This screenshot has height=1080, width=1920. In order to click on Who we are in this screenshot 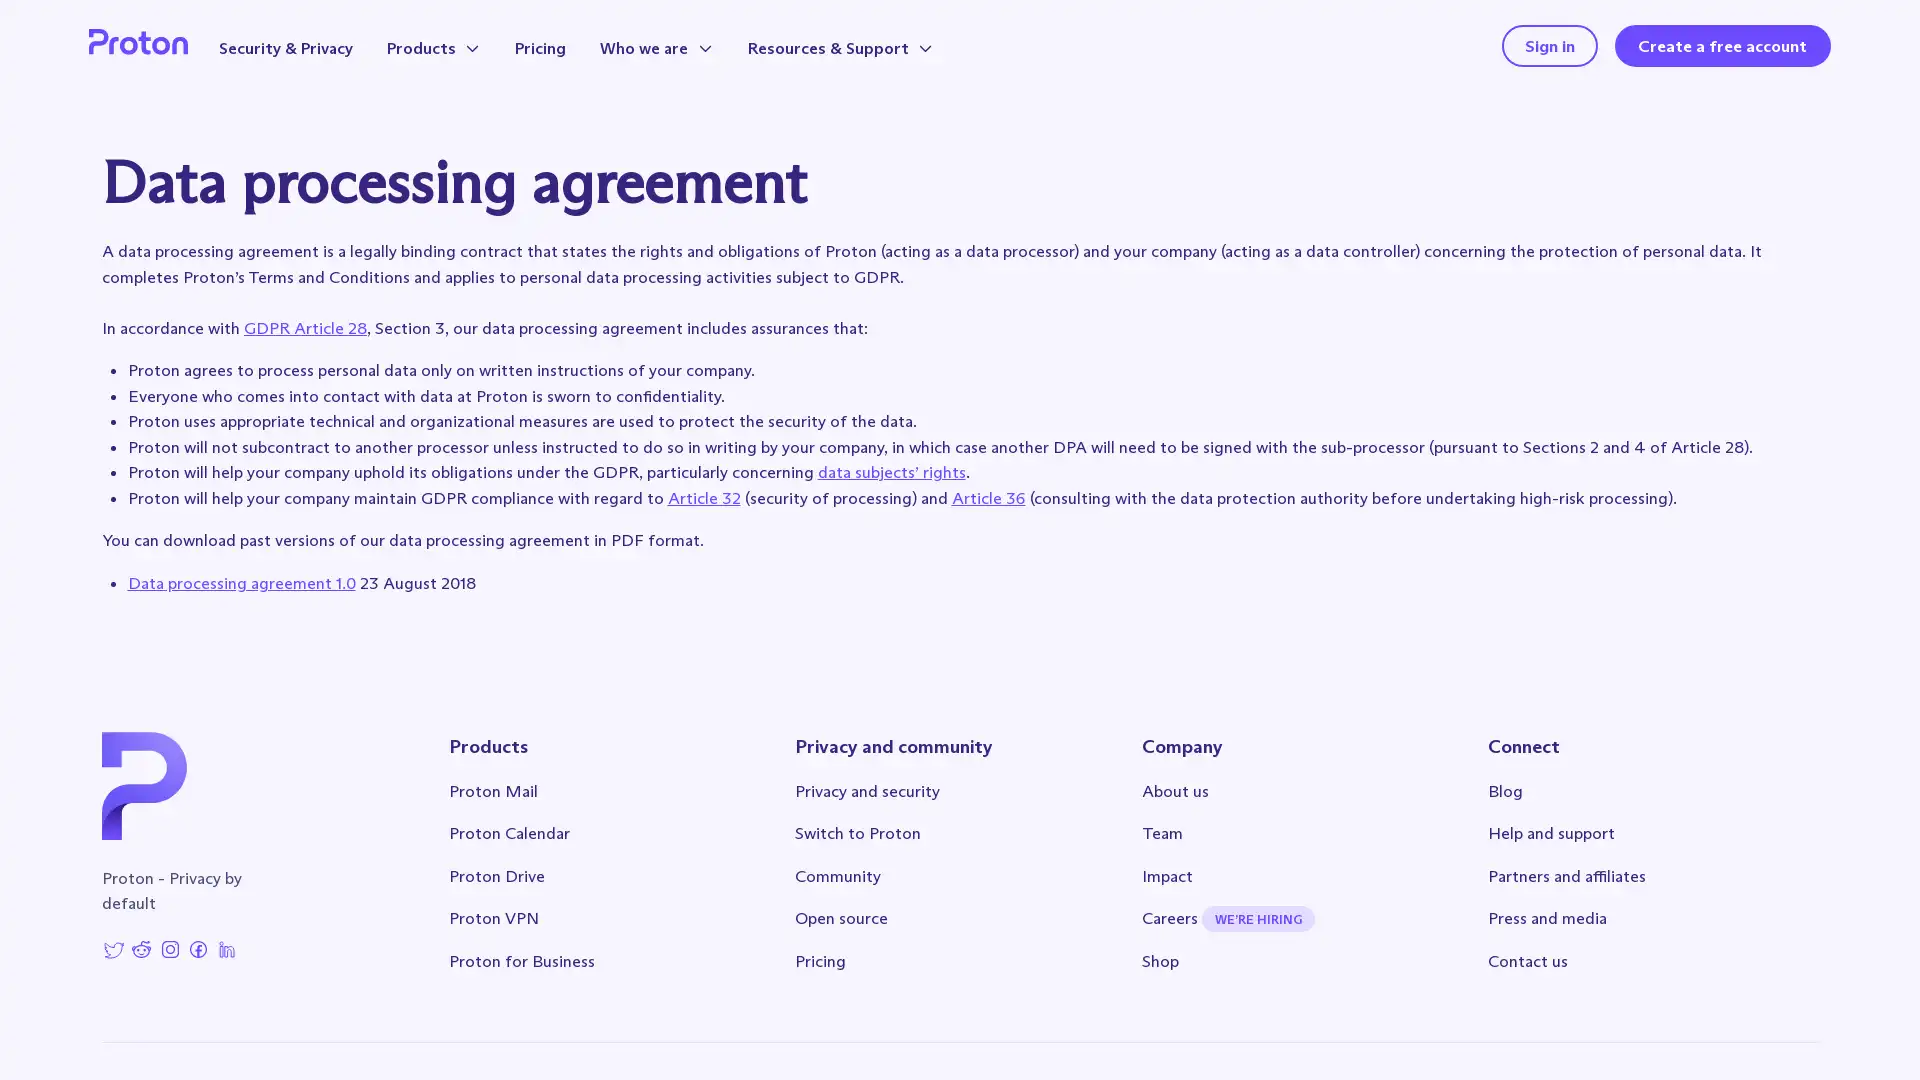, I will do `click(679, 51)`.